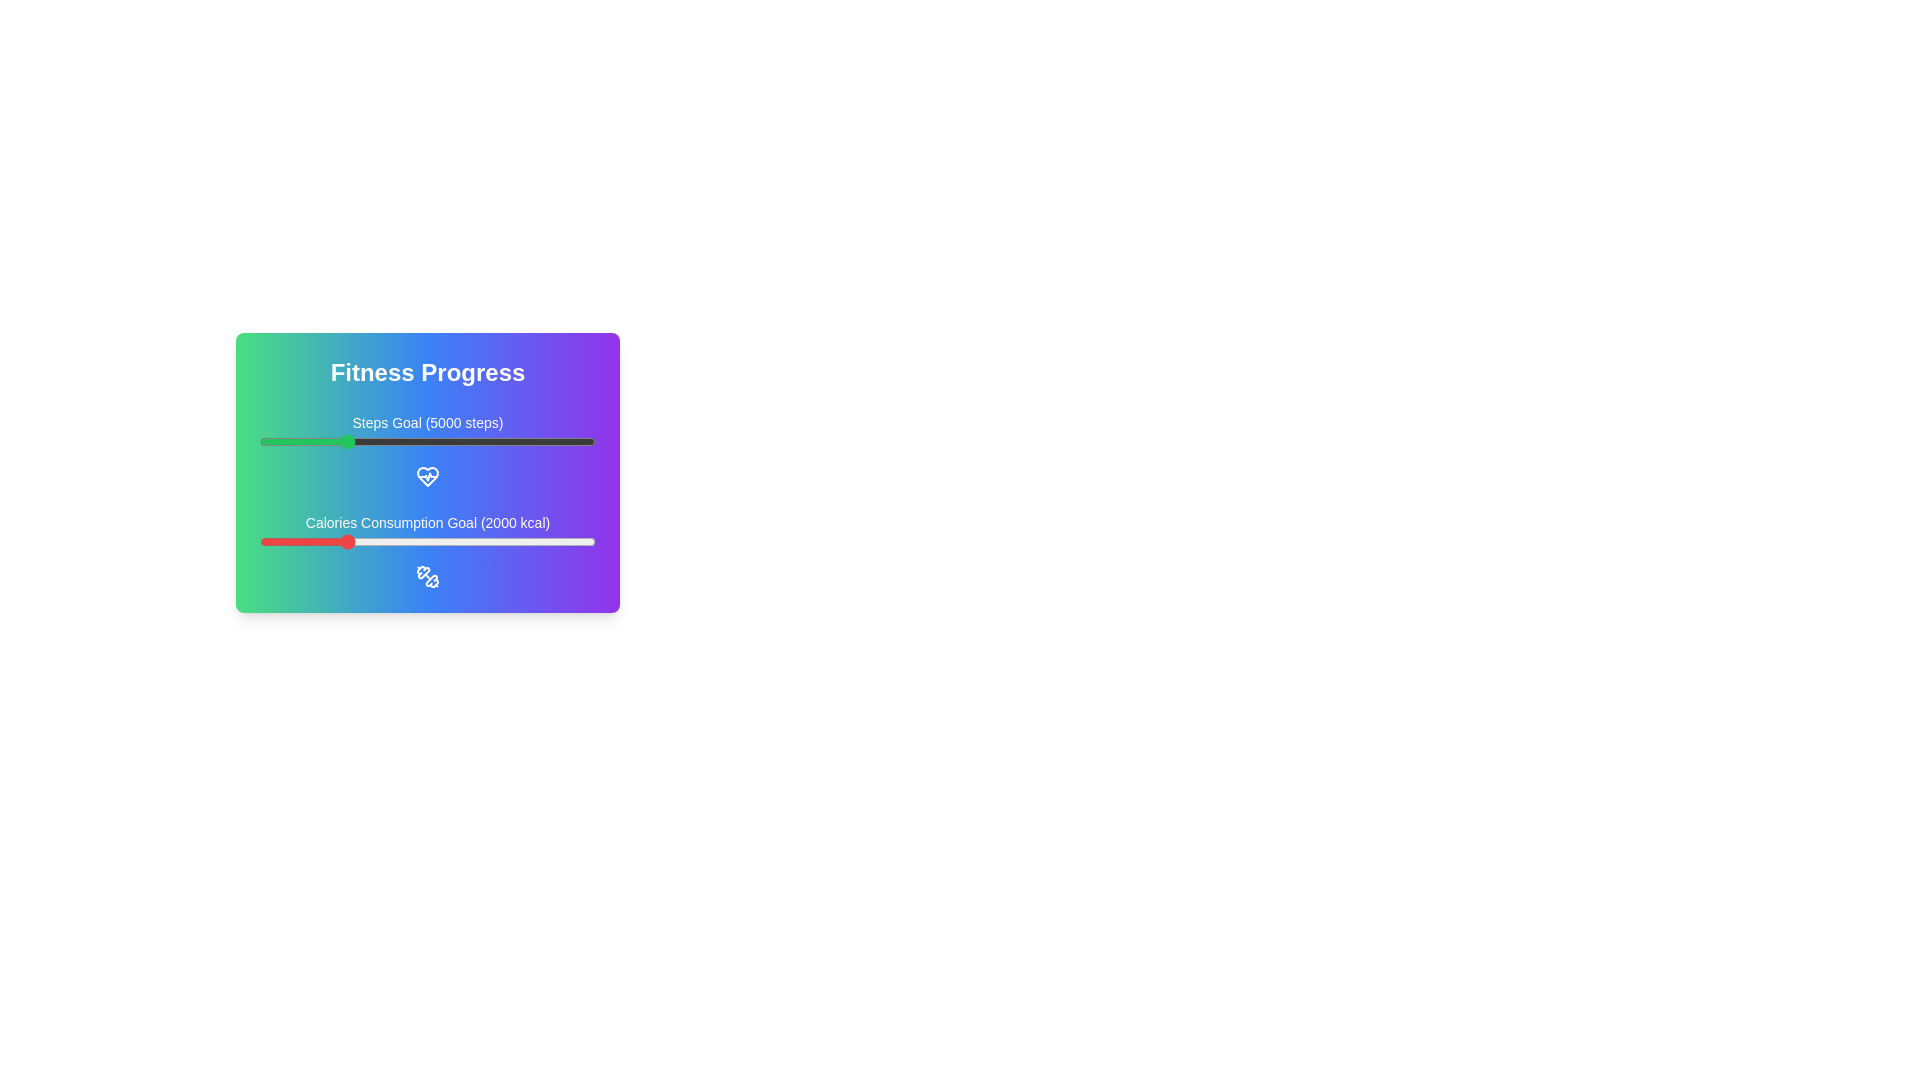 The image size is (1920, 1080). Describe the element at coordinates (558, 441) in the screenshot. I see `the steps goal` at that location.